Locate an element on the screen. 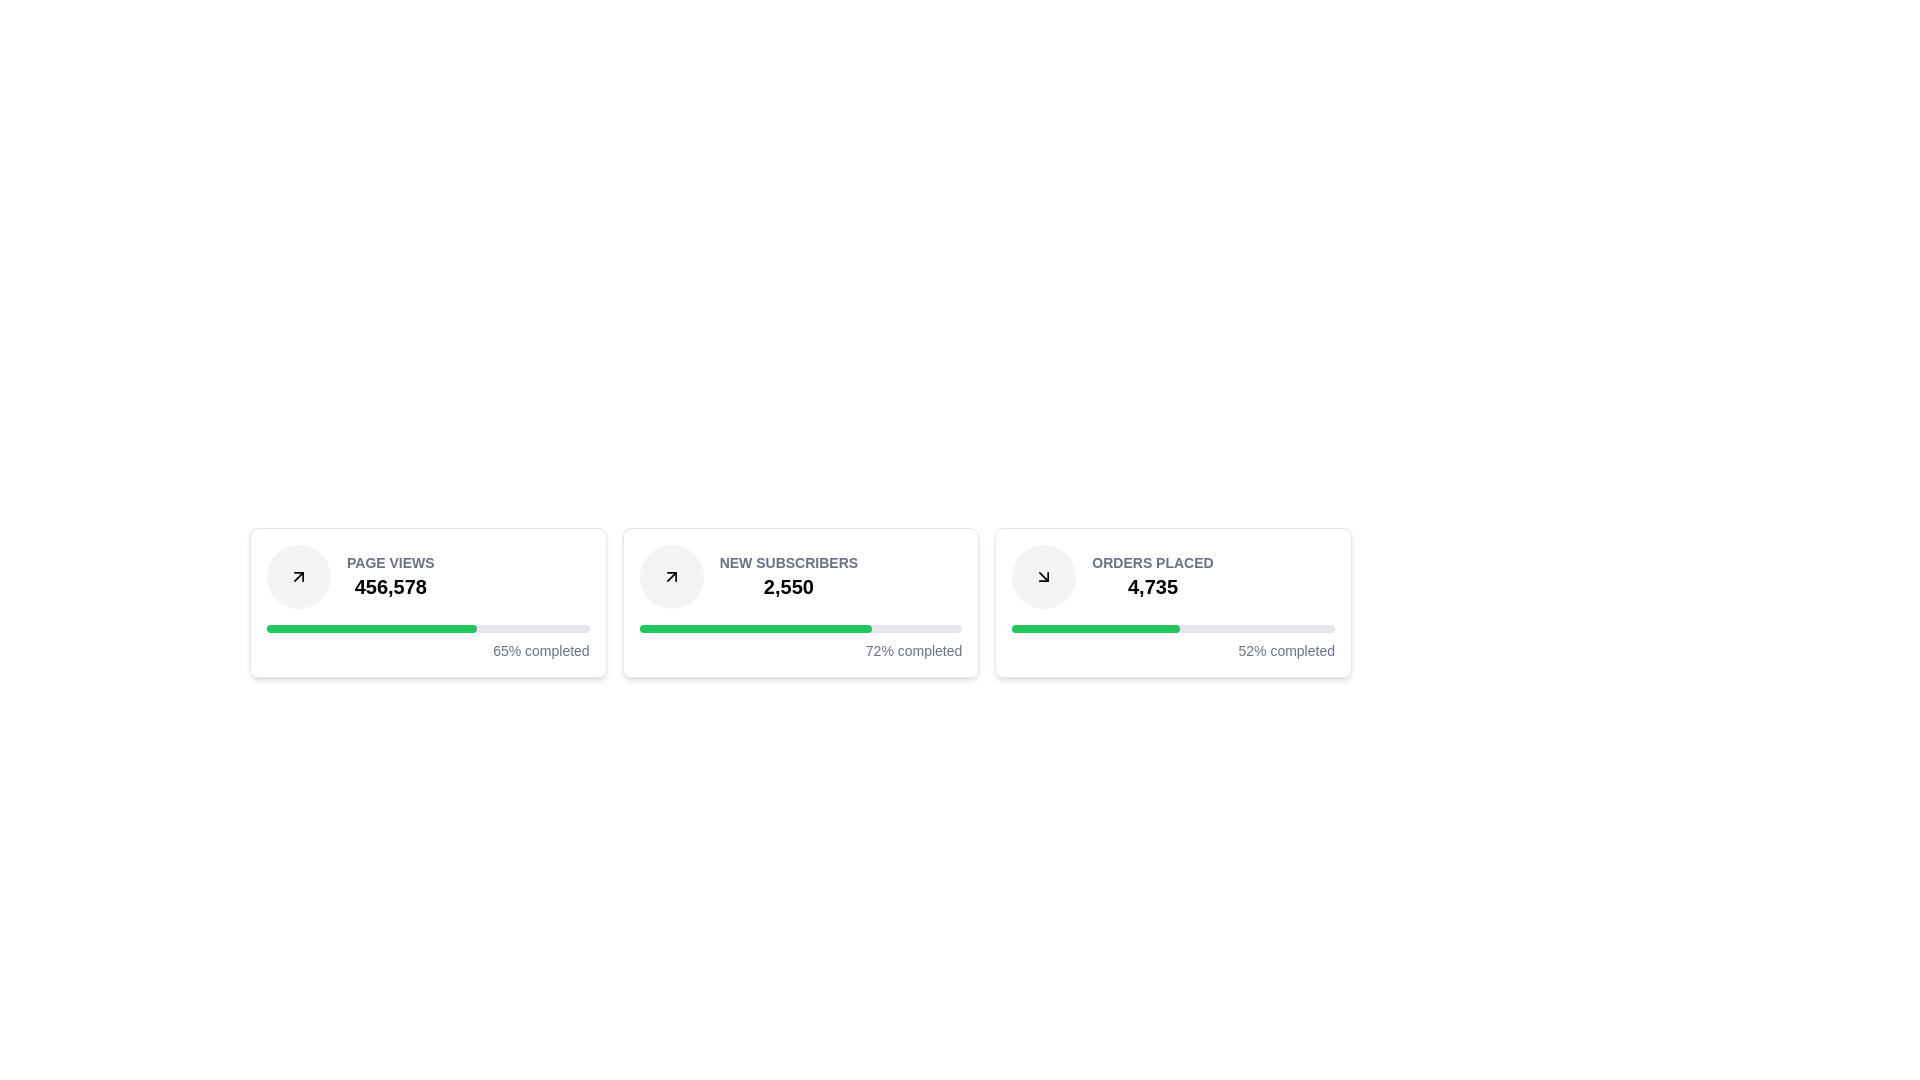 This screenshot has width=1920, height=1080. the progress bar area of the statistical dashboard card, which is the second card in a horizontal sequence displaying new subscribers and completion progress is located at coordinates (801, 601).